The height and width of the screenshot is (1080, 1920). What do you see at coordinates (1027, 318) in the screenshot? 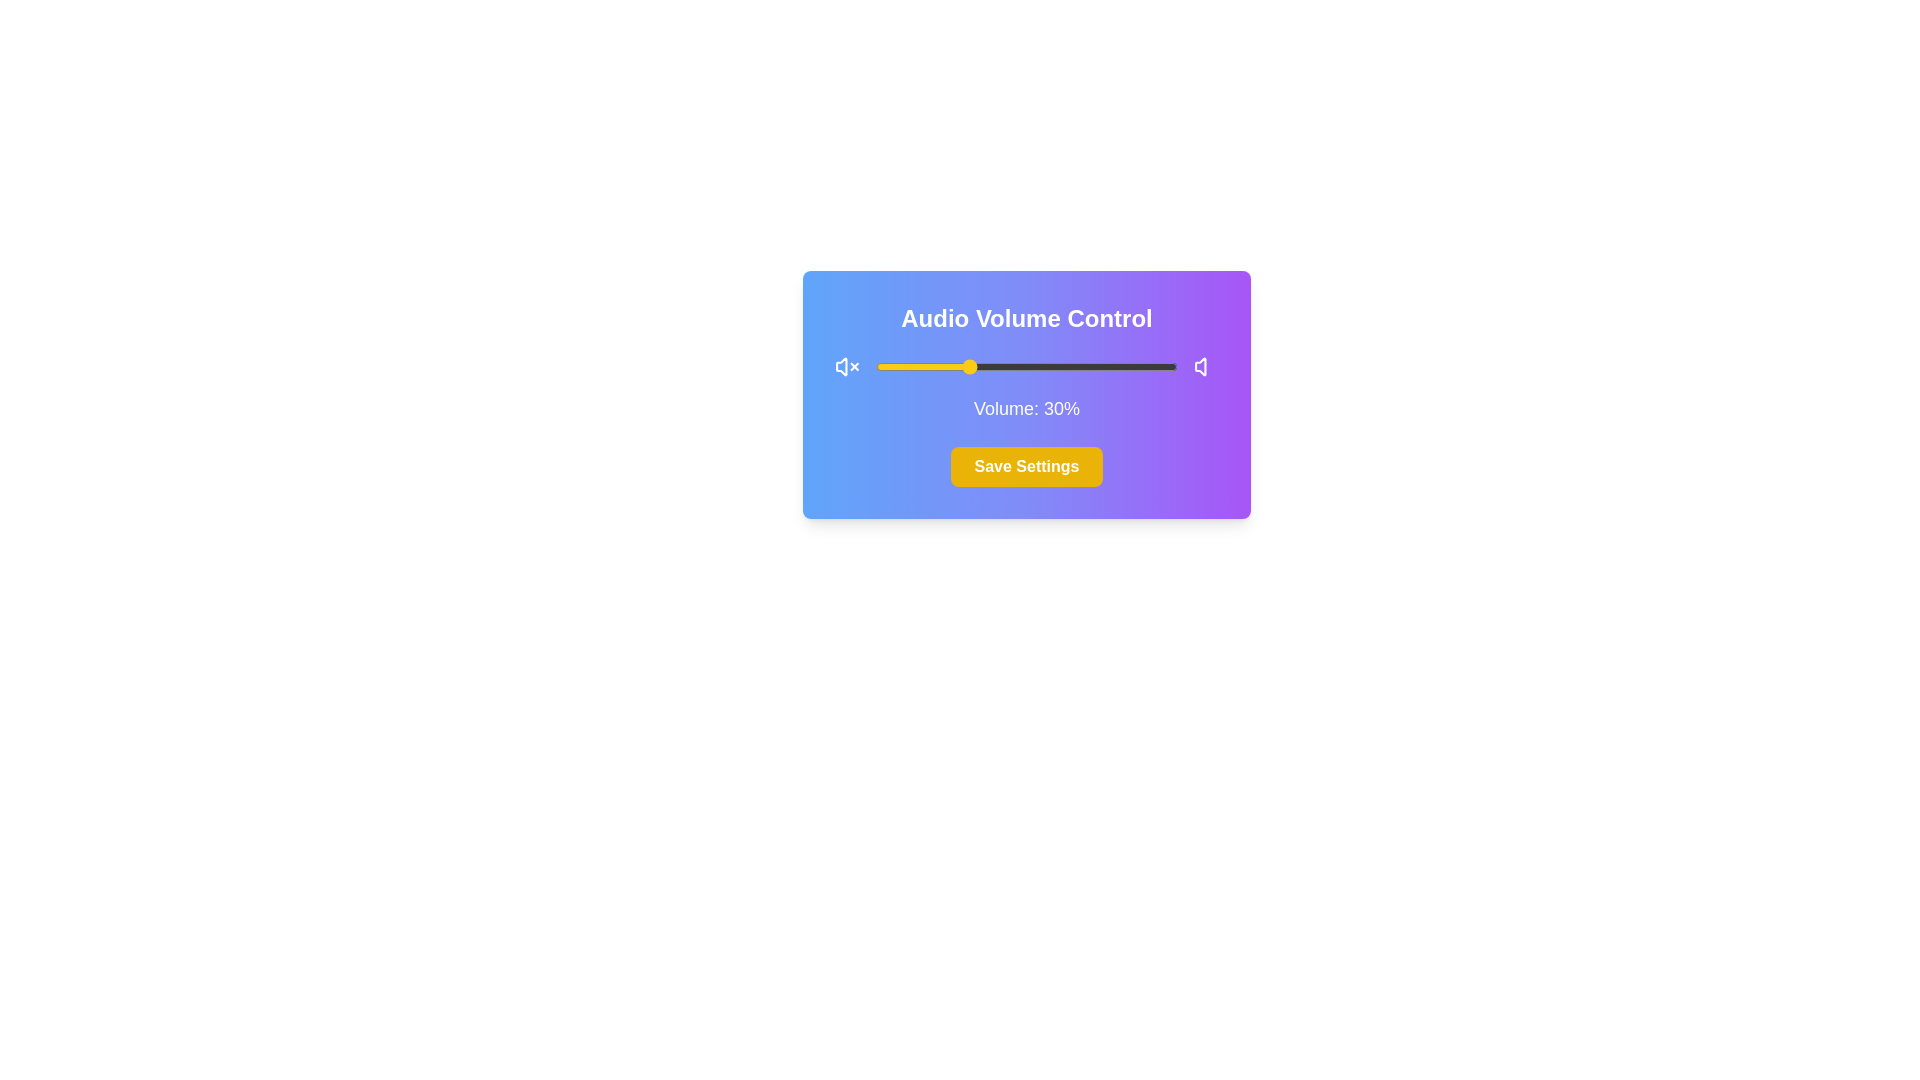
I see `the title of the Audio Volume Control component` at bounding box center [1027, 318].